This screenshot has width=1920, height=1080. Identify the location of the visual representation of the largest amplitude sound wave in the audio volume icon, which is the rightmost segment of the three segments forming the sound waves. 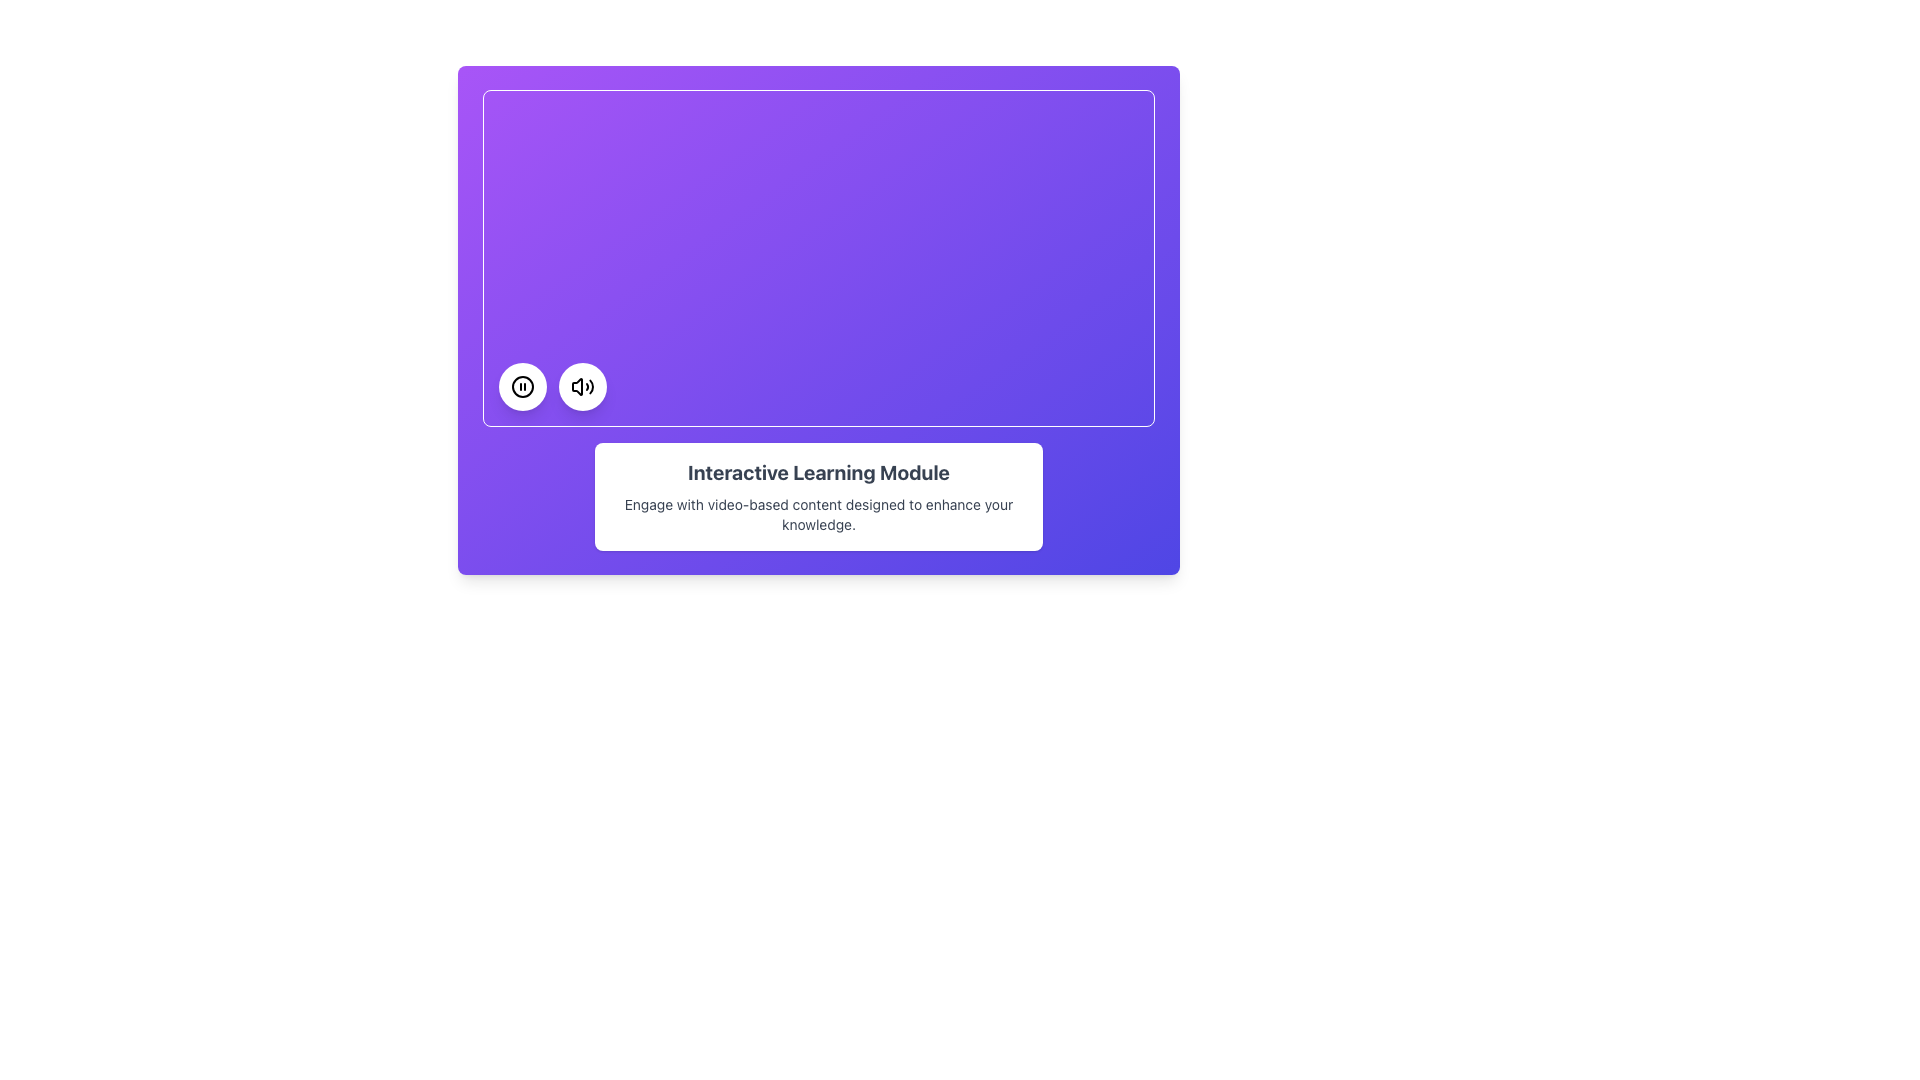
(590, 386).